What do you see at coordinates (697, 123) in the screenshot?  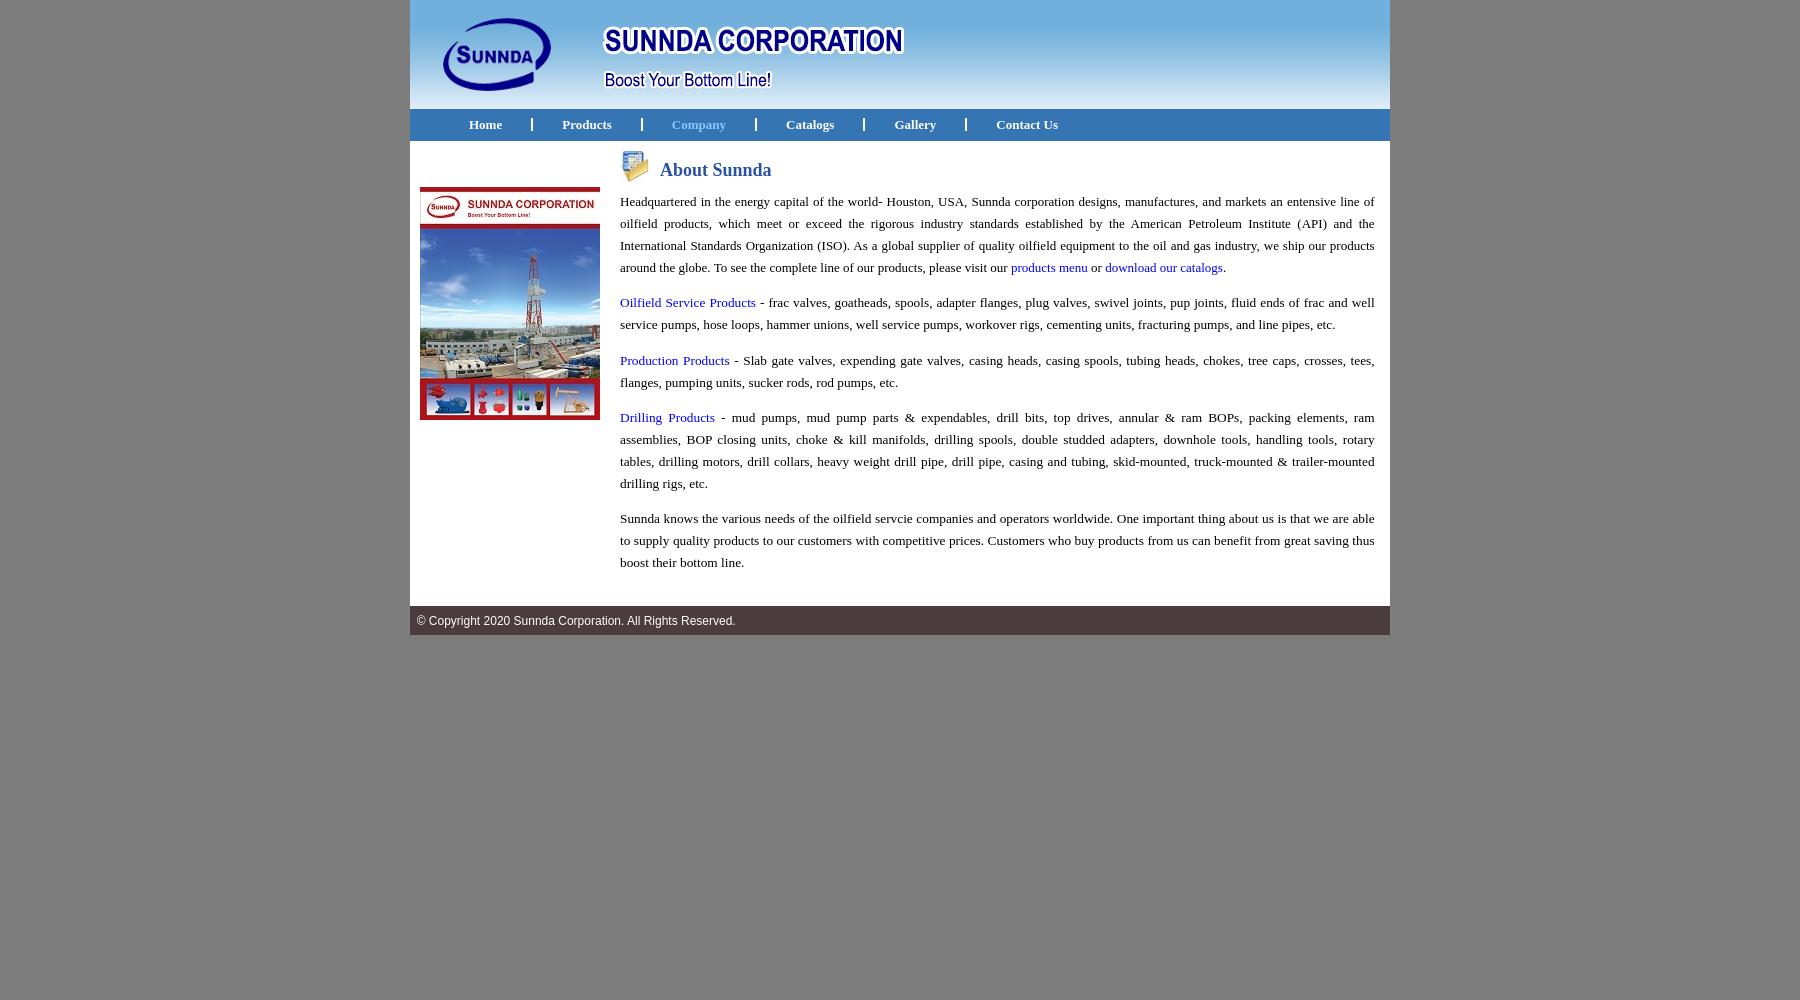 I see `'Company'` at bounding box center [697, 123].